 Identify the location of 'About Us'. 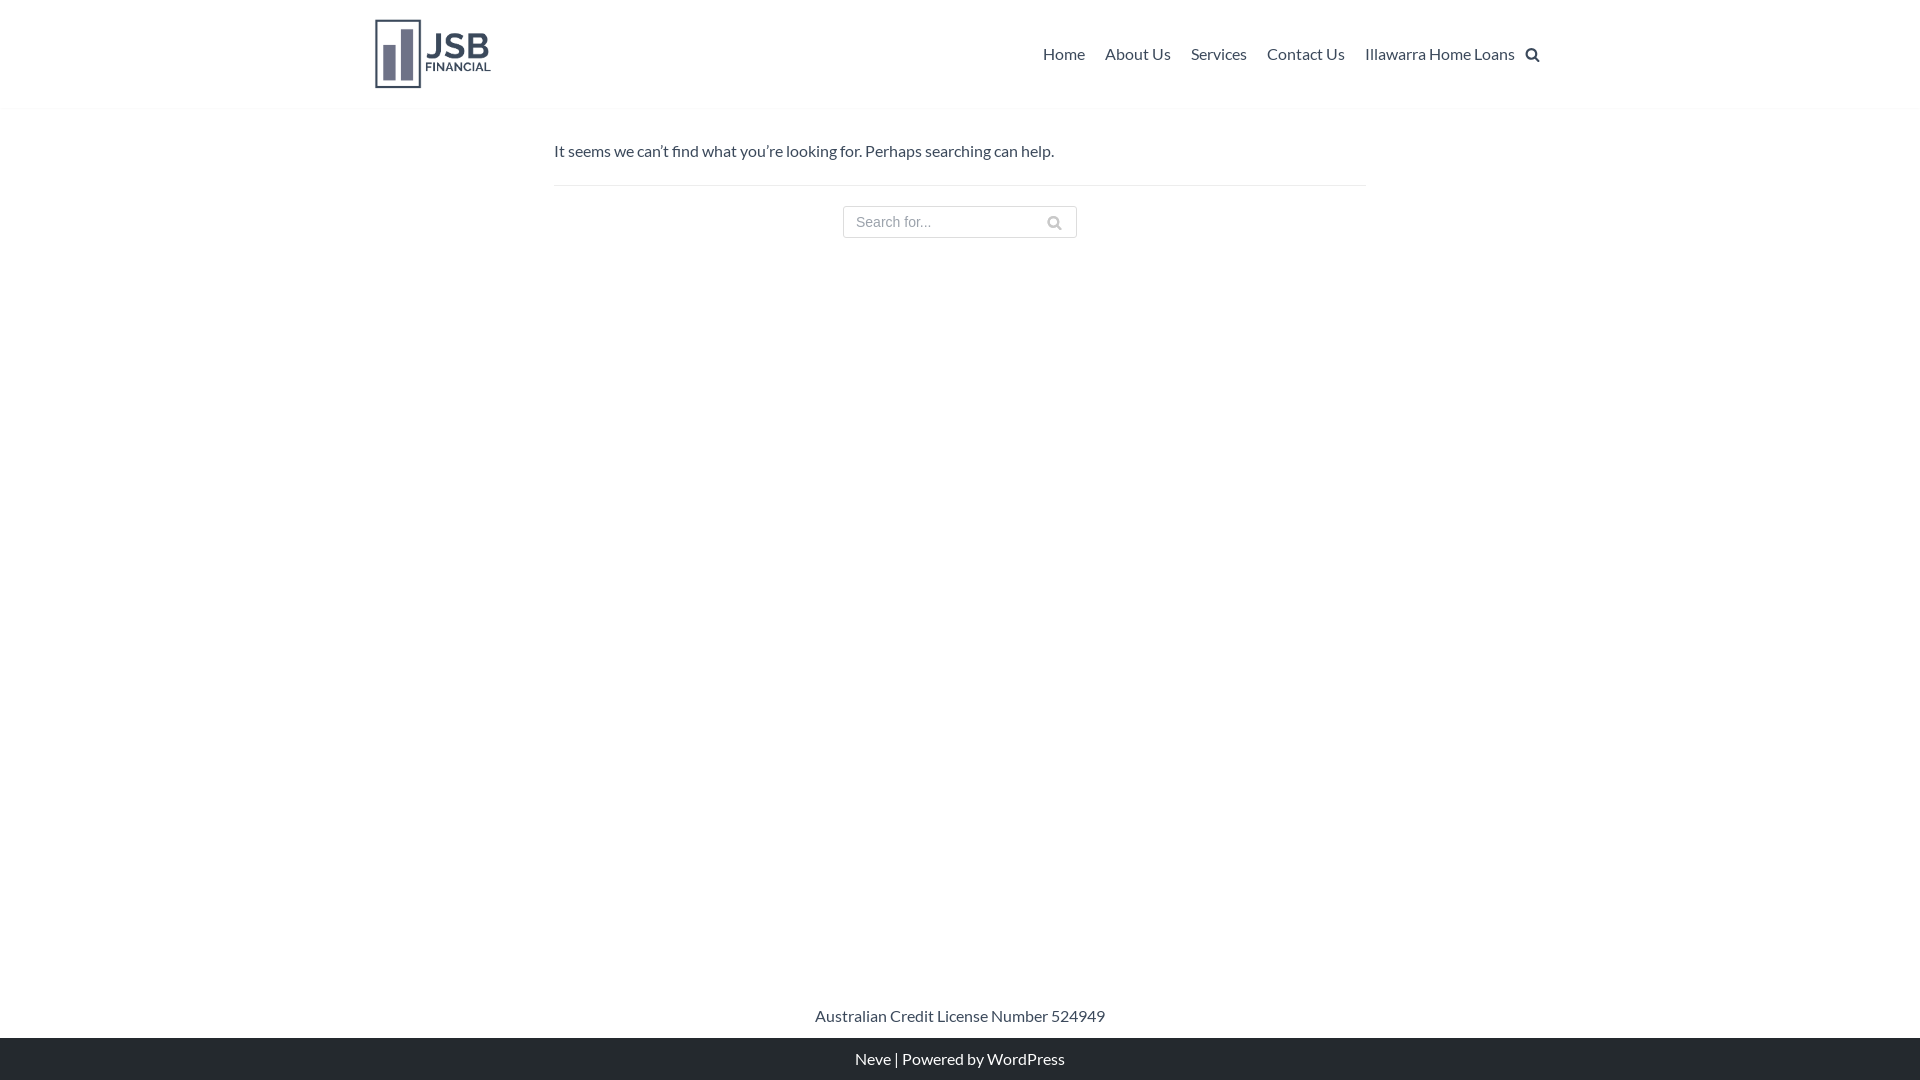
(1137, 53).